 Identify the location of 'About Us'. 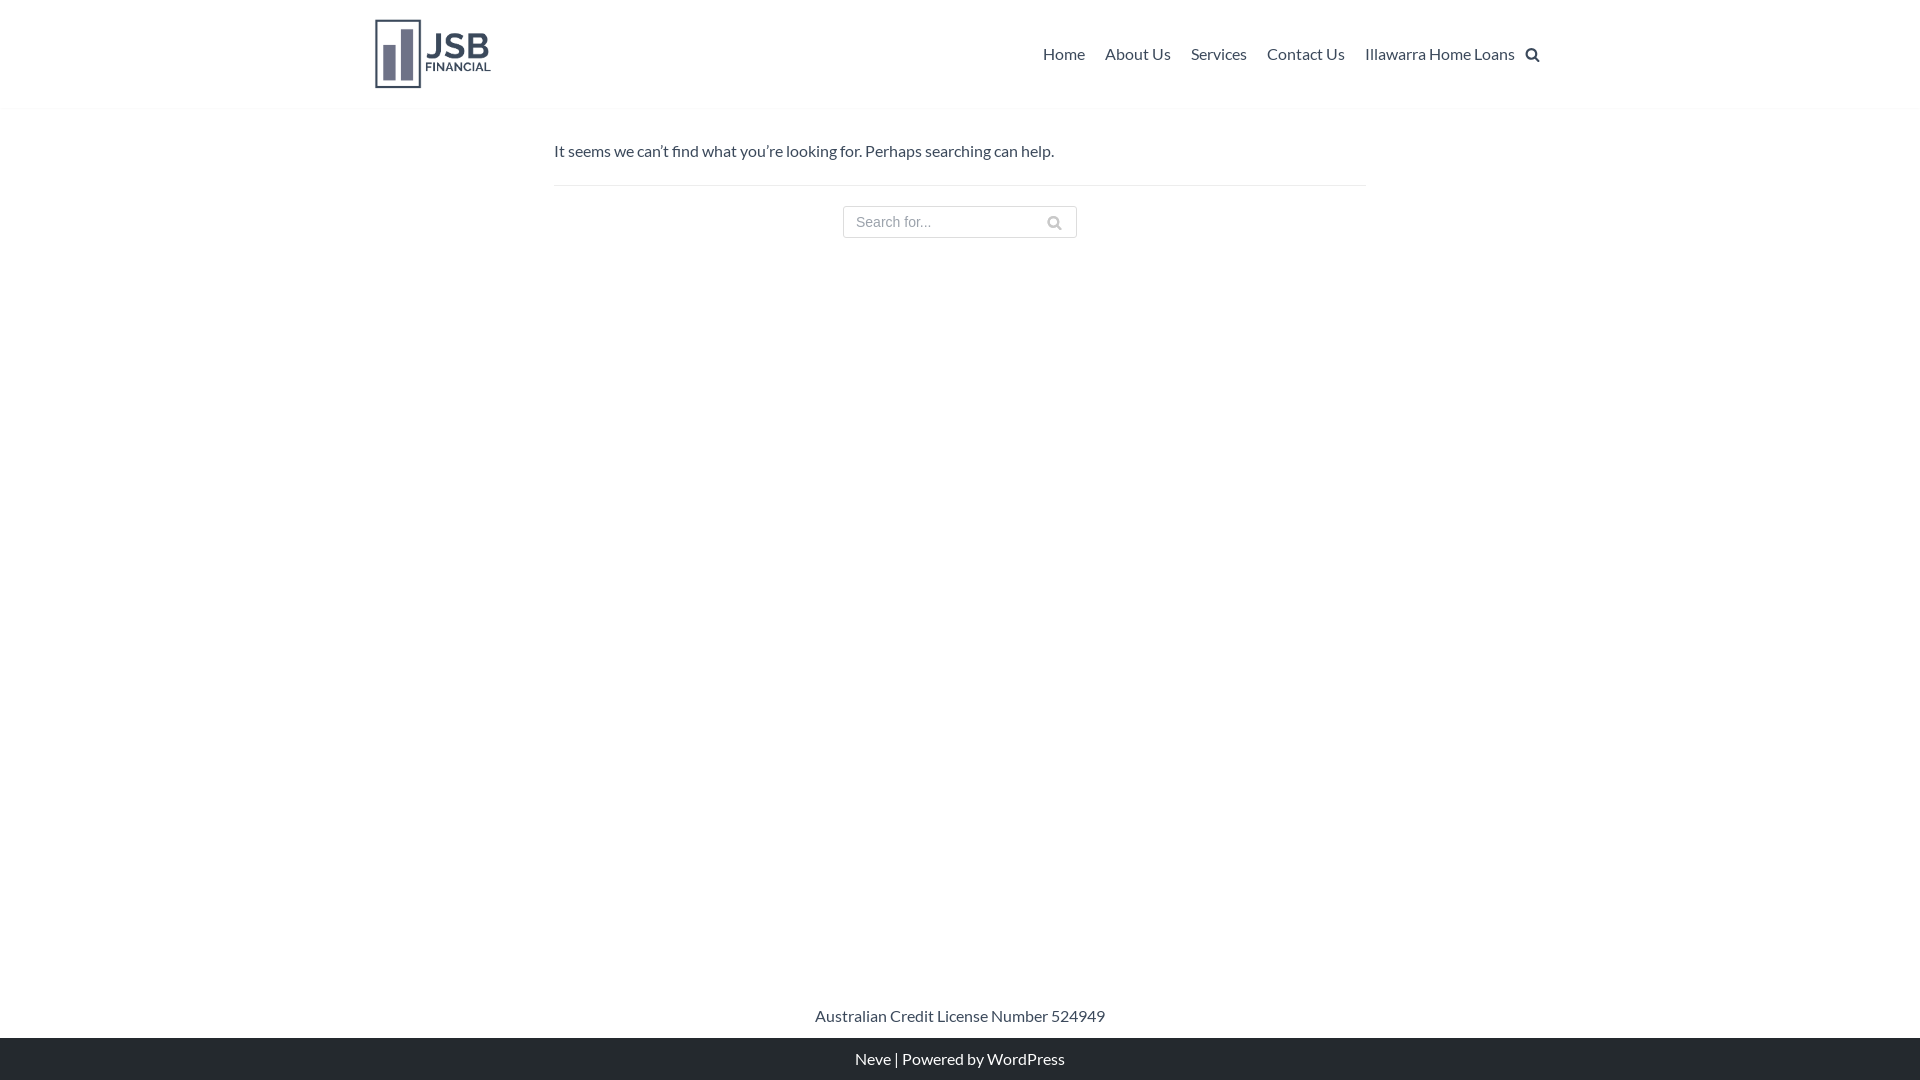
(1137, 53).